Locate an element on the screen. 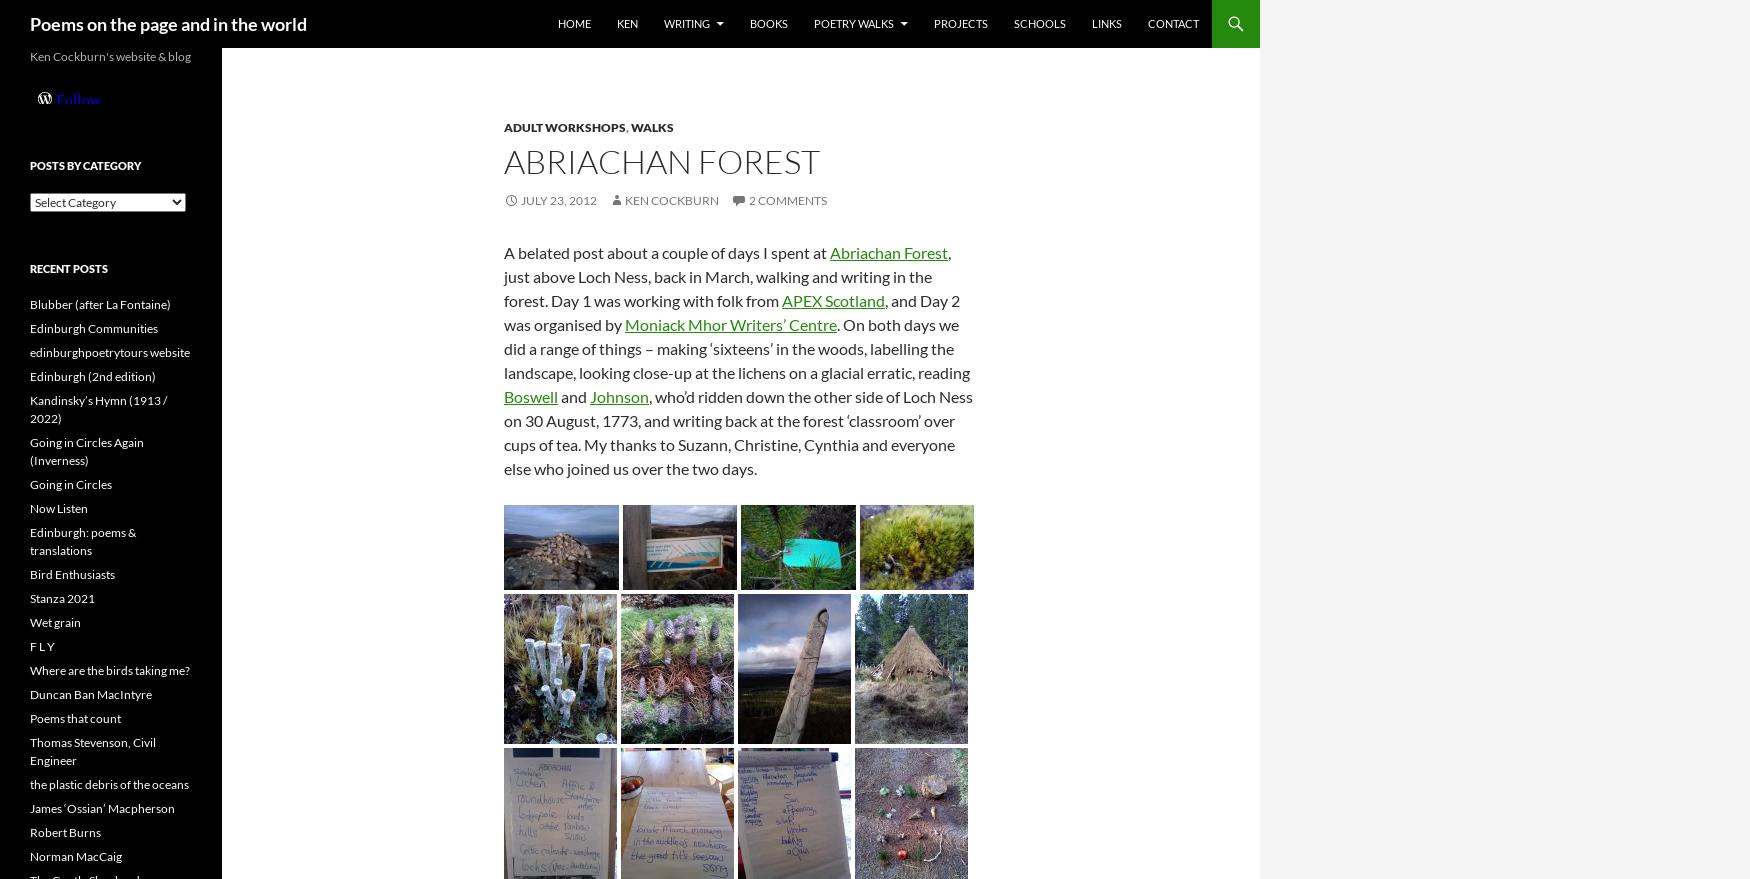 The width and height of the screenshot is (1750, 879). 'Kandinsky’s Hymn (1913 / 2022)' is located at coordinates (98, 408).